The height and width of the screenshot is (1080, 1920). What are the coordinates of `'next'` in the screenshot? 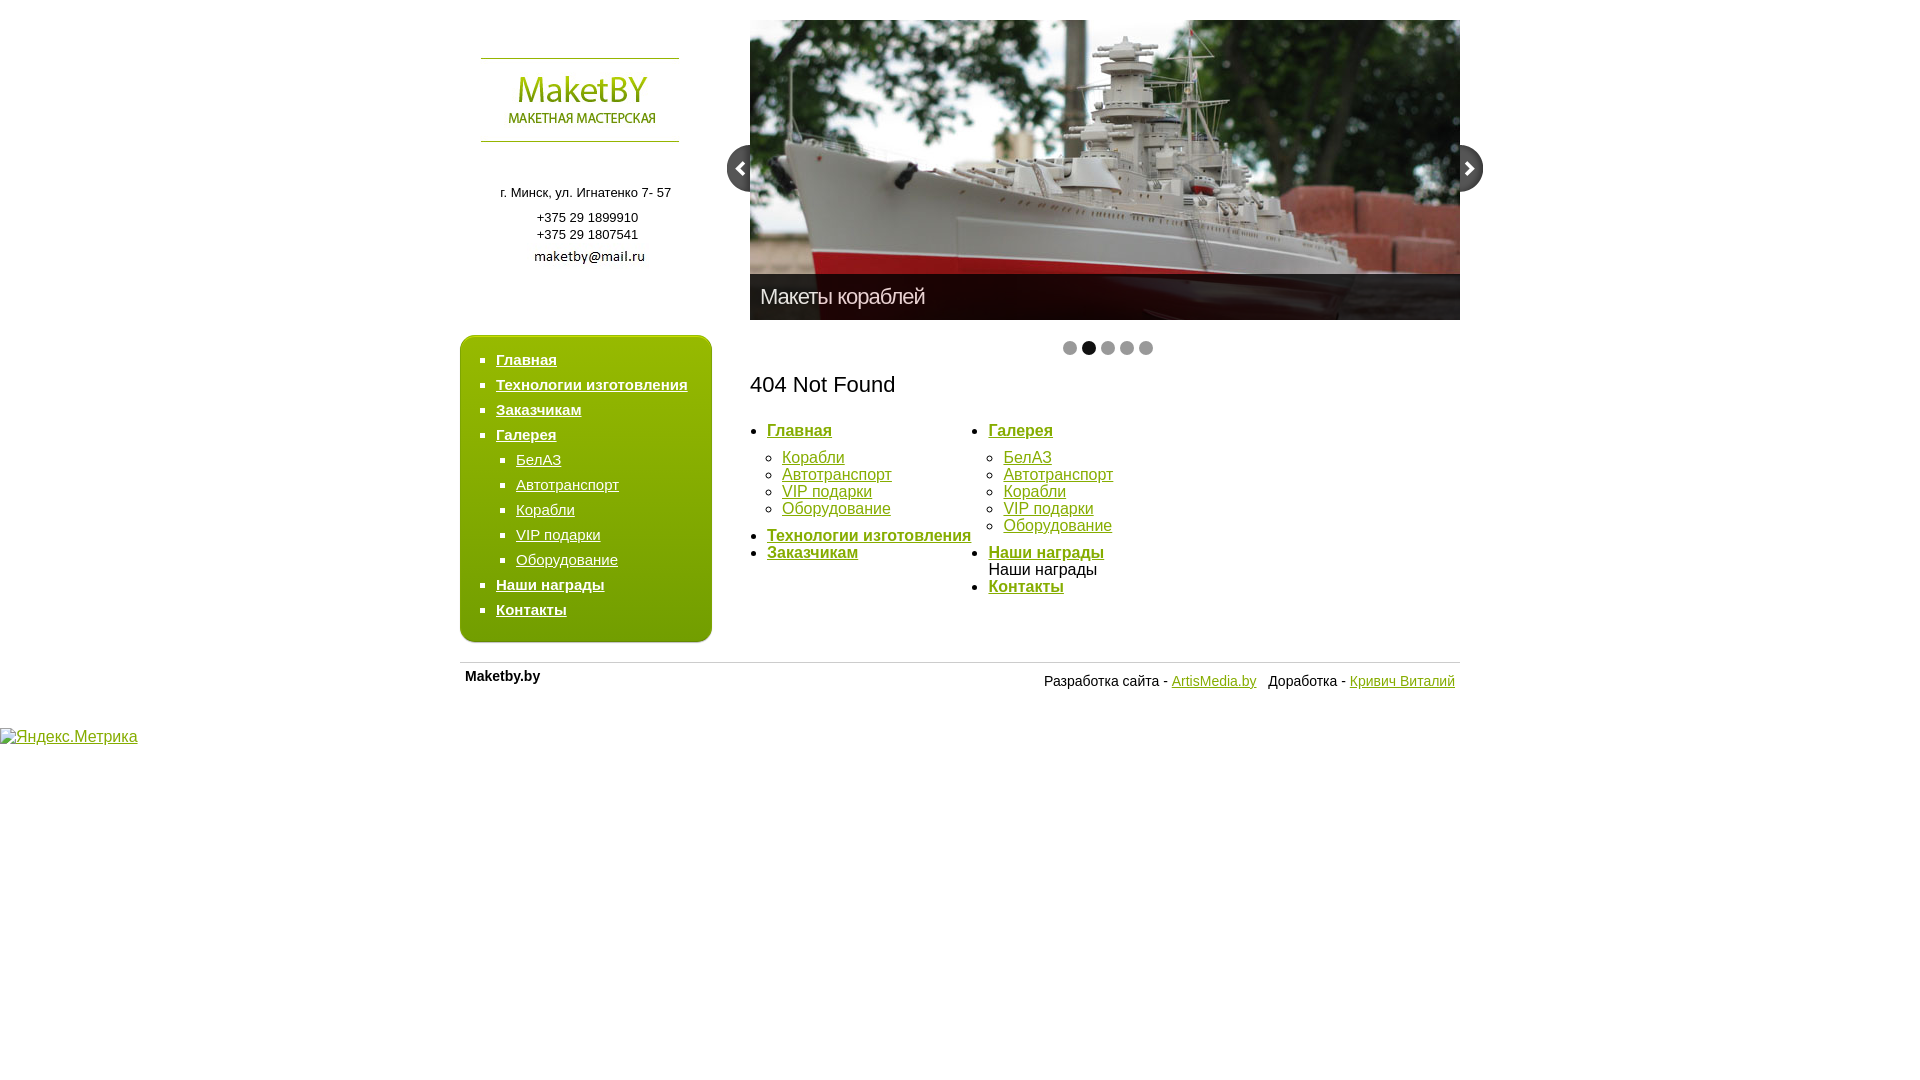 It's located at (1471, 167).